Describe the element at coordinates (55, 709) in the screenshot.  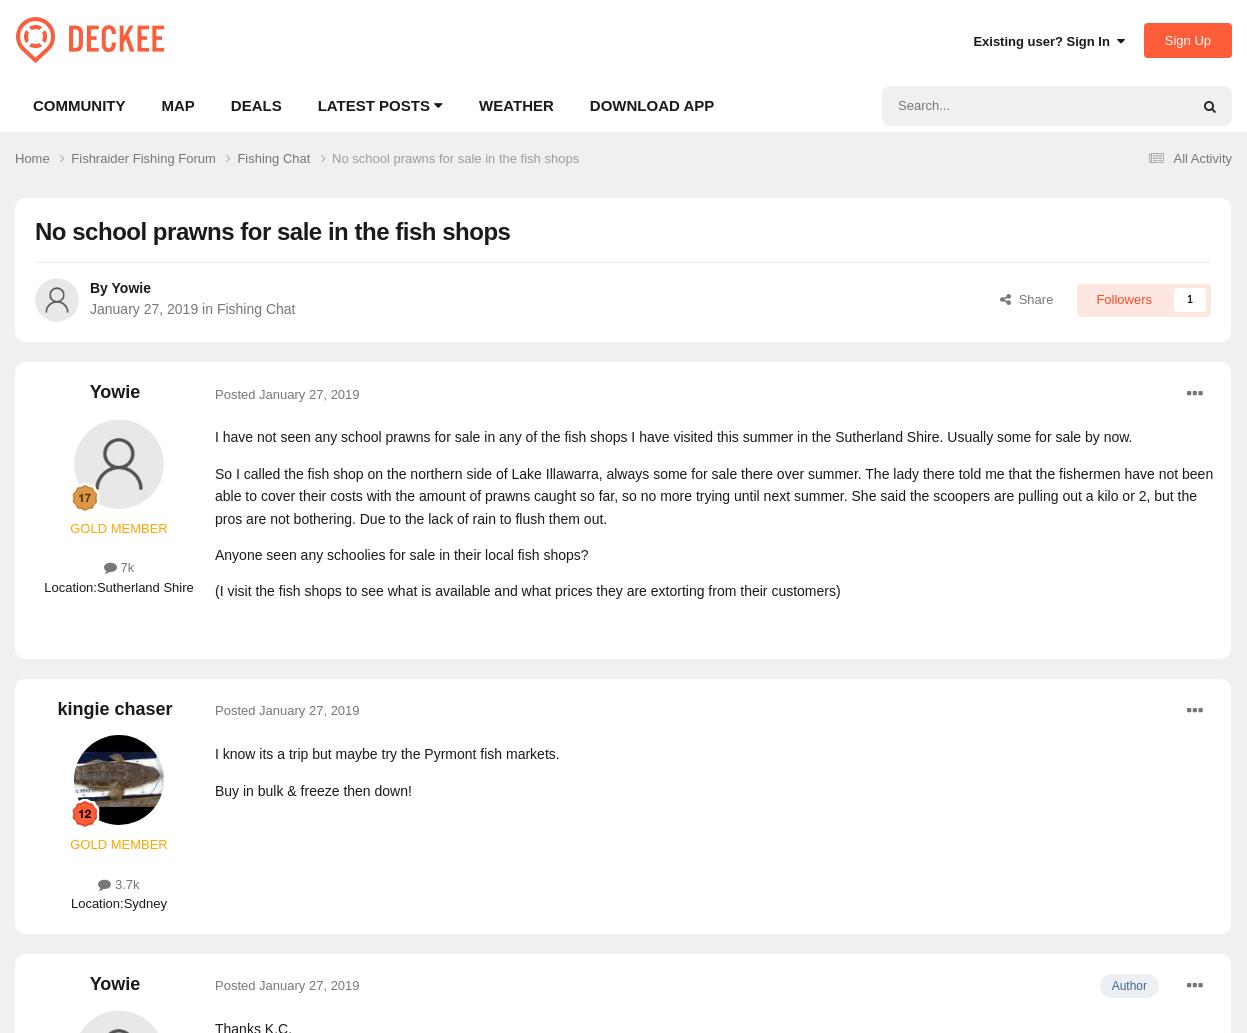
I see `'kingie chaser'` at that location.